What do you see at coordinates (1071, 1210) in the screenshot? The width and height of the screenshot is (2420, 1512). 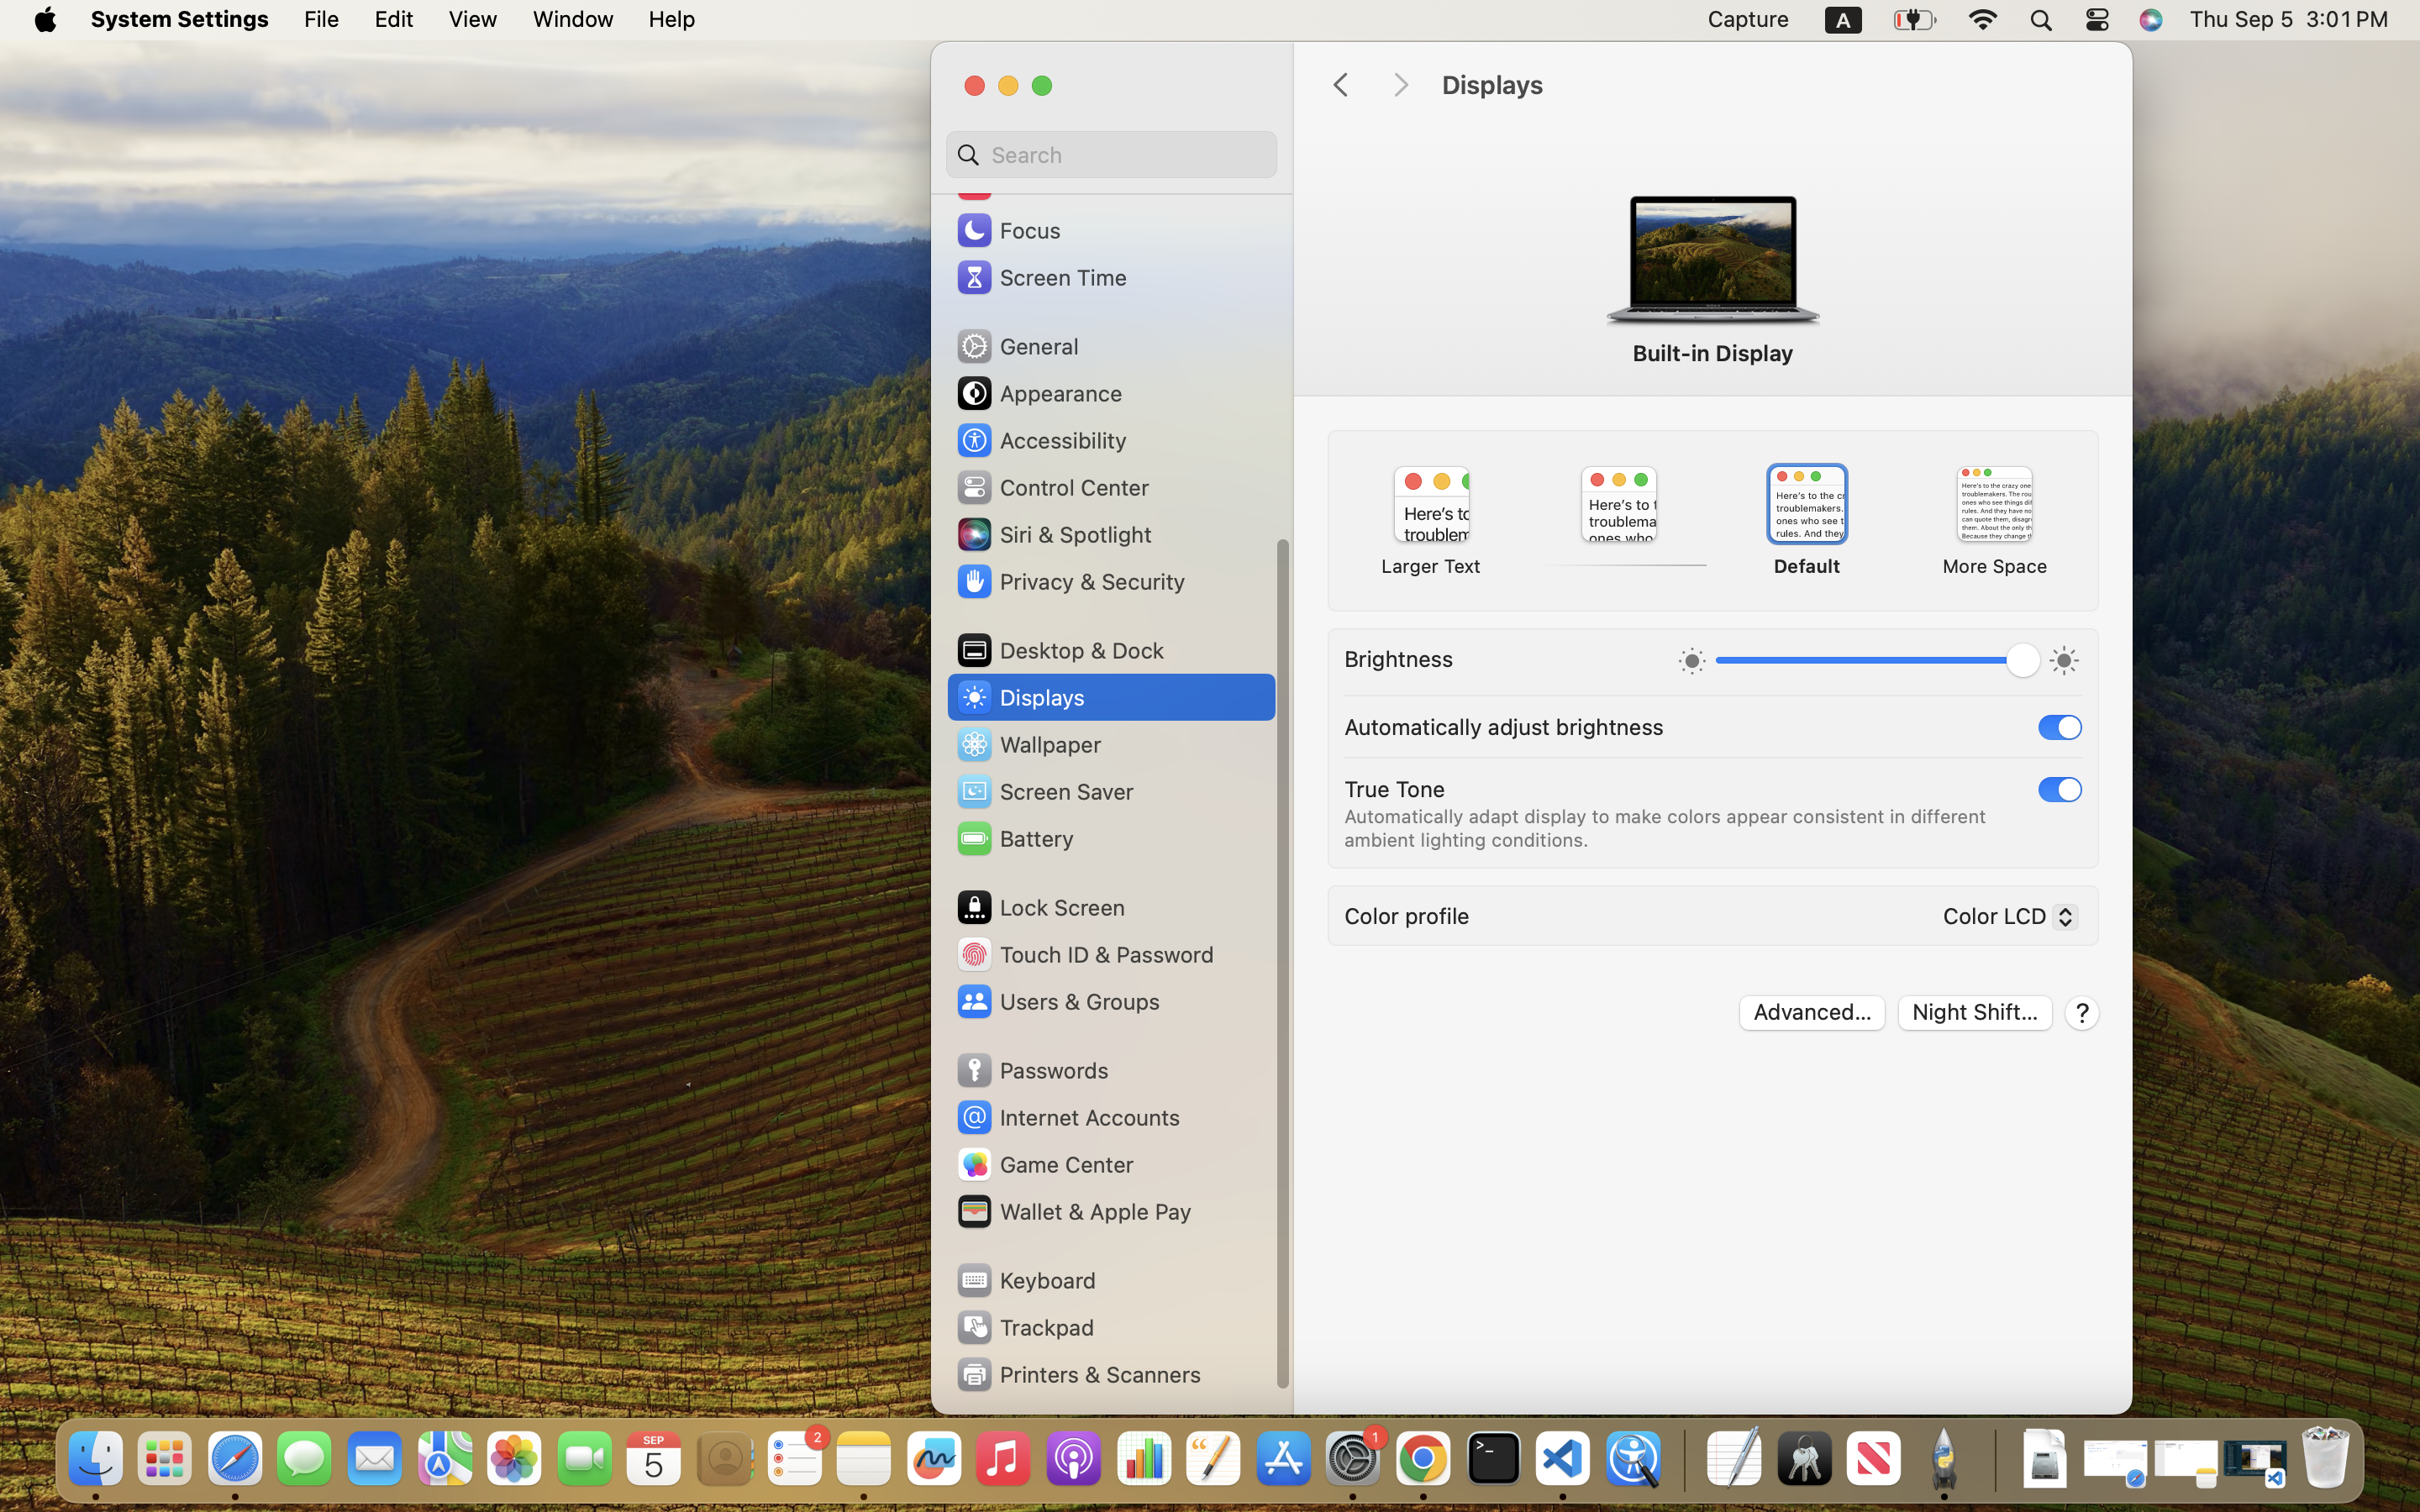 I see `'Wallet & Apple Pay'` at bounding box center [1071, 1210].